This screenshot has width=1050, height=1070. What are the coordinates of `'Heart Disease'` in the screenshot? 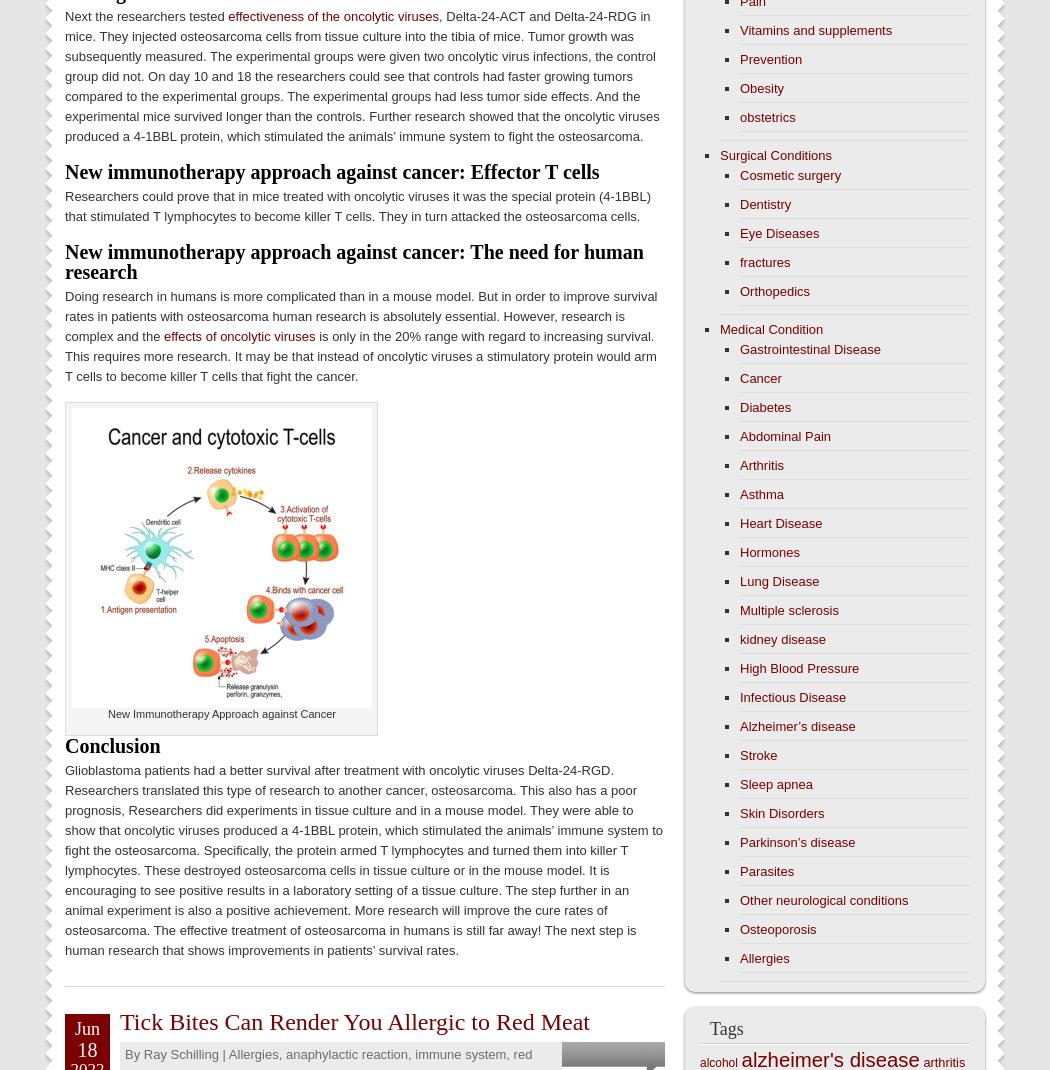 It's located at (780, 523).